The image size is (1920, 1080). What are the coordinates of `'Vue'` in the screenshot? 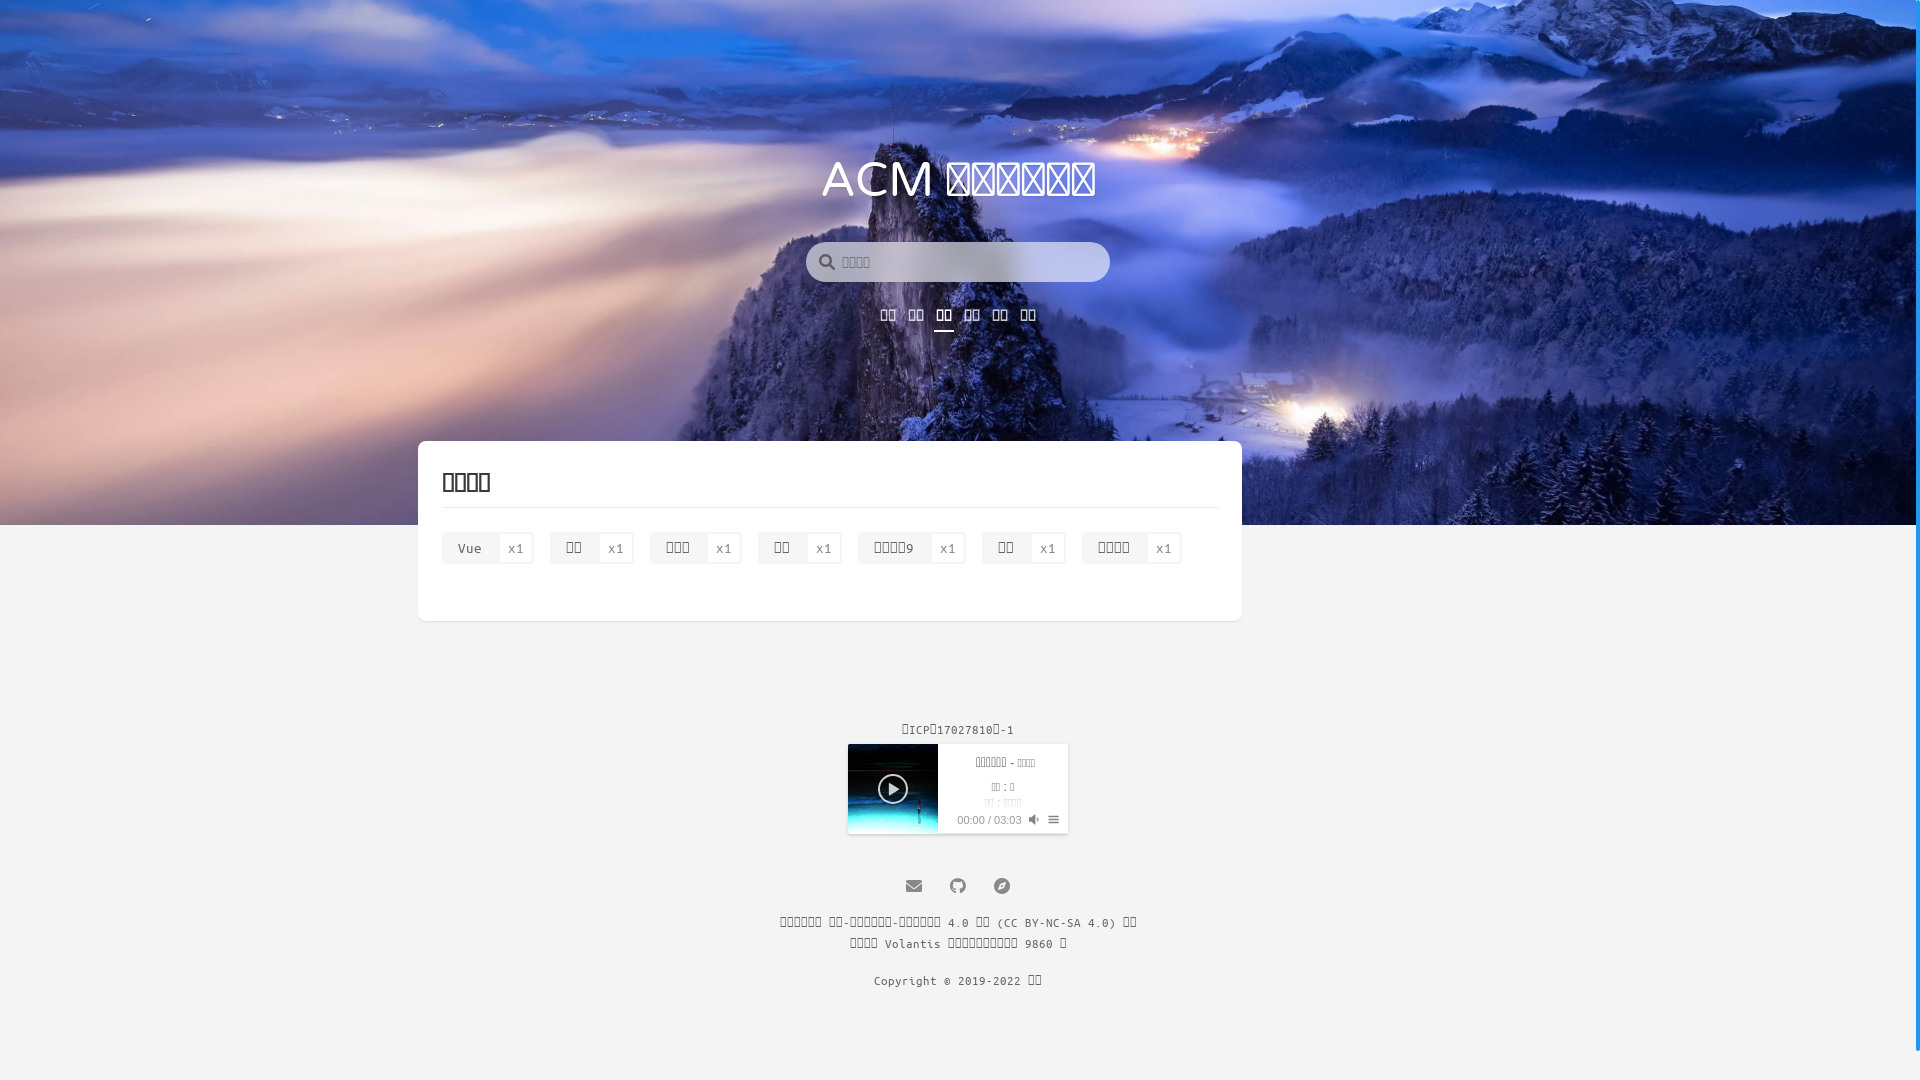 It's located at (440, 547).